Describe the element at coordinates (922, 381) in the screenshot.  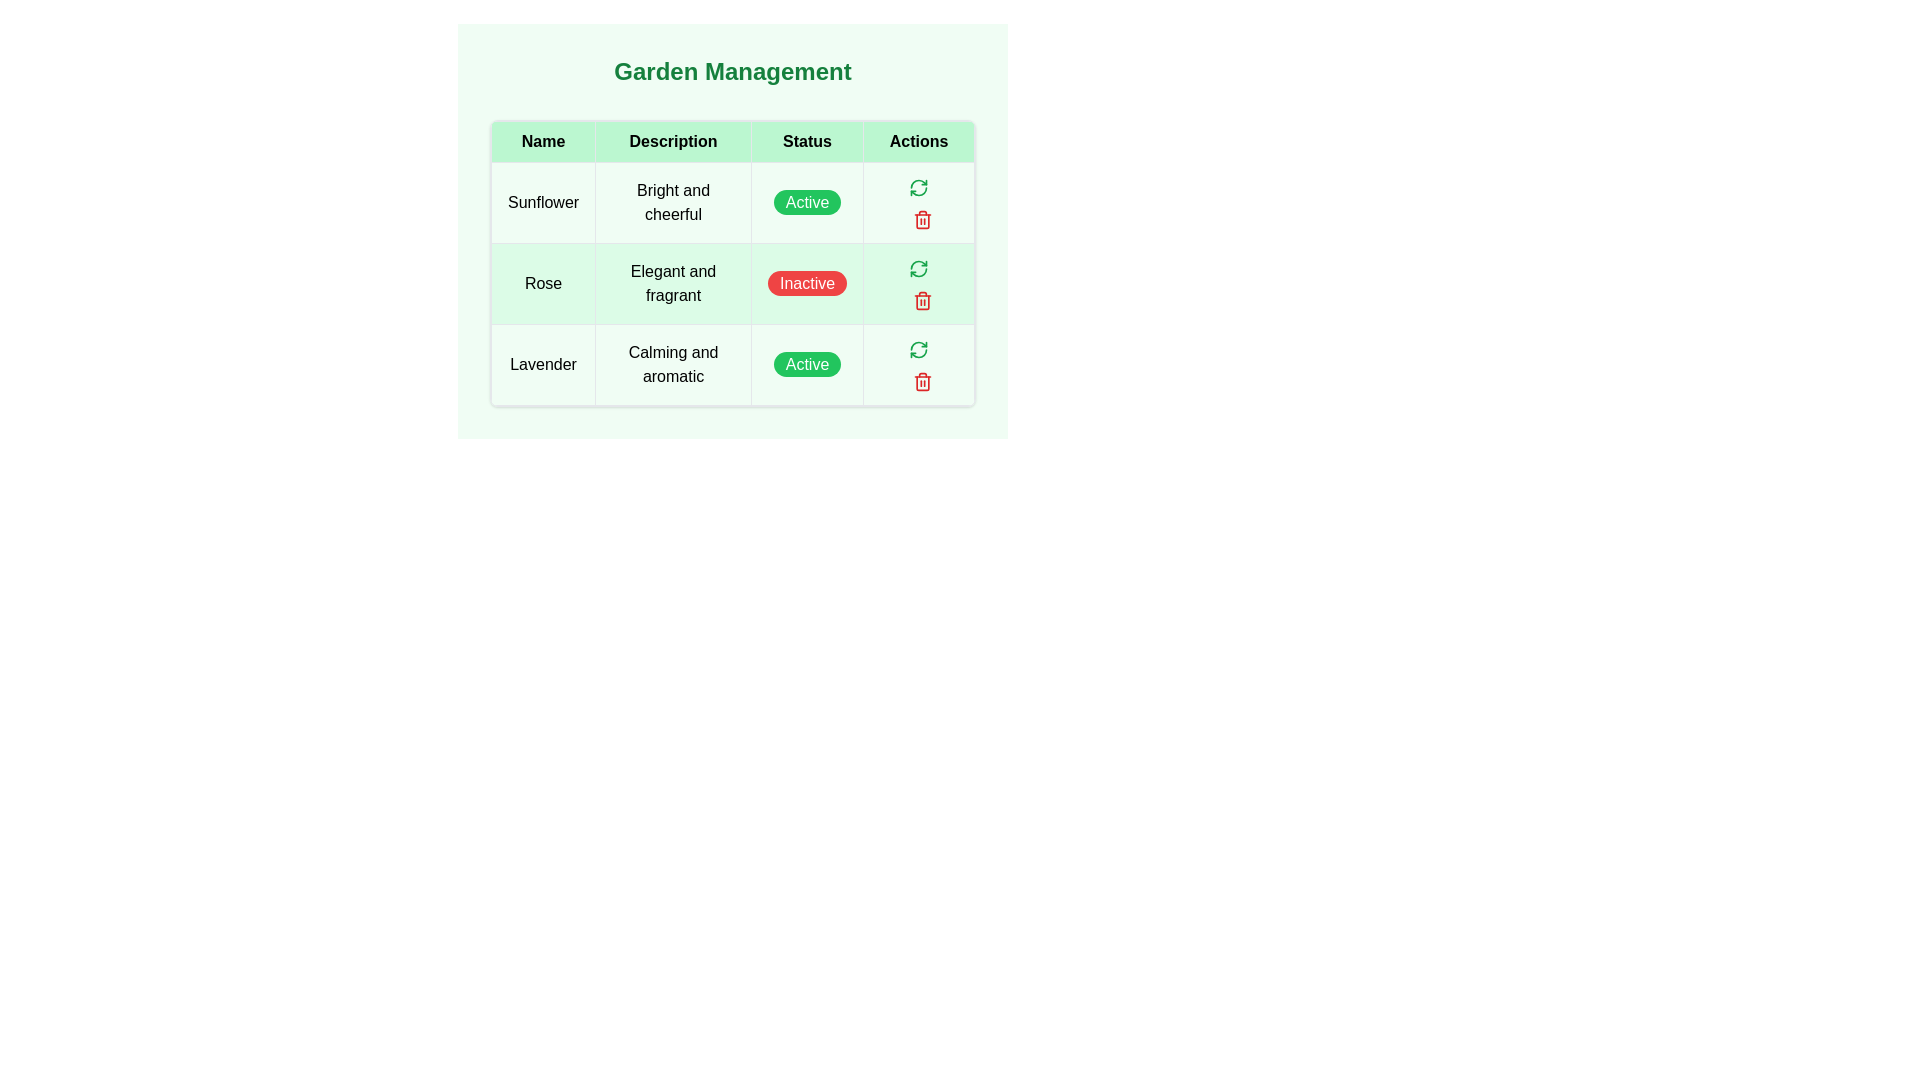
I see `the red-colored trash icon button located in the 'Actions' column of the table for the 'Lavender' entry` at that location.